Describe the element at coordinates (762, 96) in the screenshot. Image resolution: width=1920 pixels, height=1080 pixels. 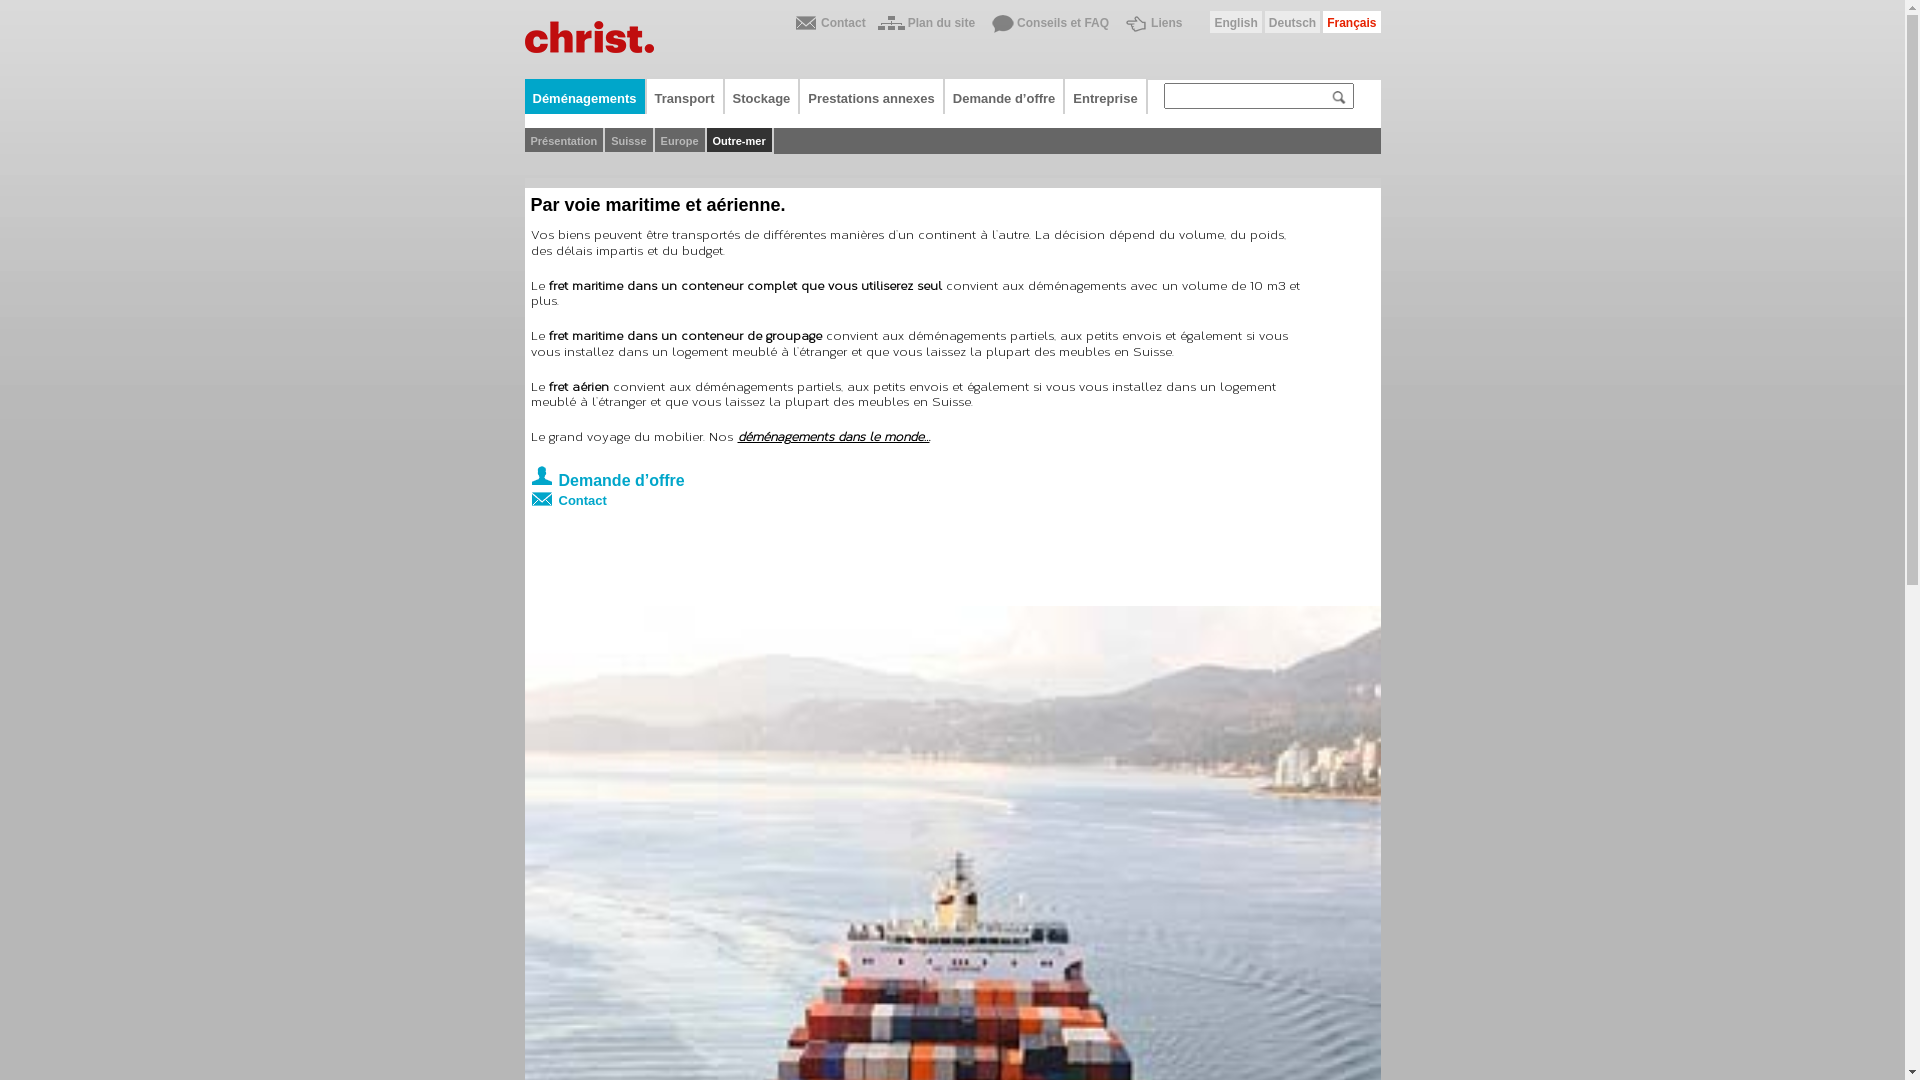
I see `'Stockage'` at that location.